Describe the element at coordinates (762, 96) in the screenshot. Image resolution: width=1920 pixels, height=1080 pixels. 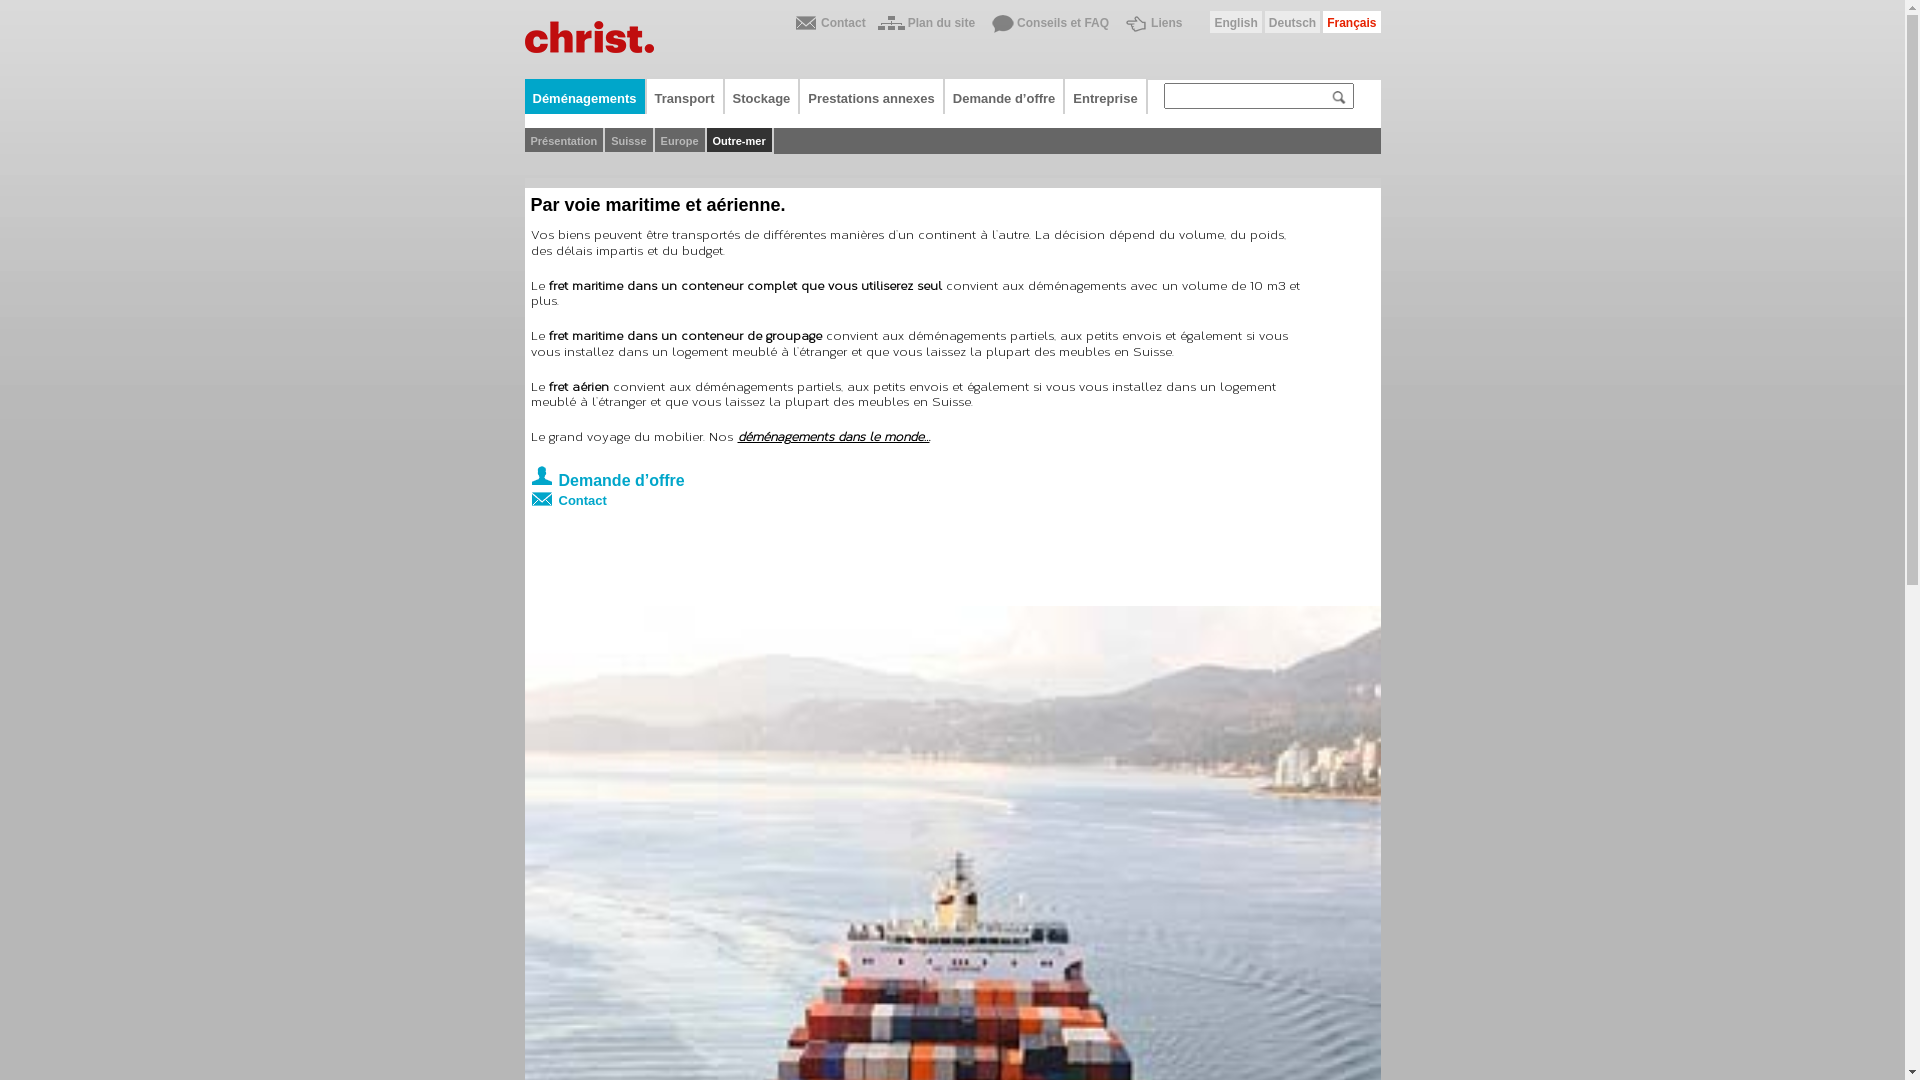
I see `'Stockage'` at that location.